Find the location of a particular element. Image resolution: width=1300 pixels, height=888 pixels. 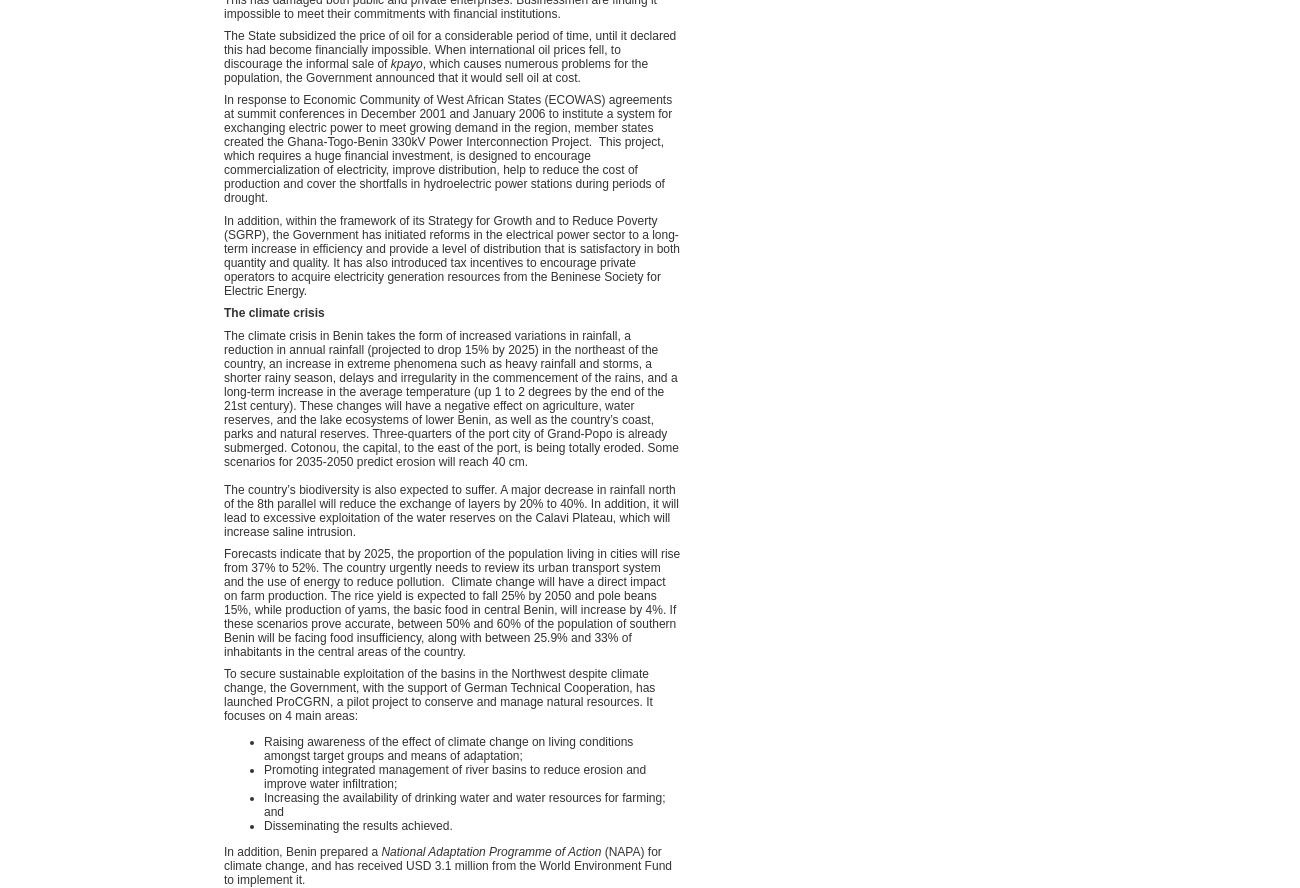

'Norway' is located at coordinates (914, 159).